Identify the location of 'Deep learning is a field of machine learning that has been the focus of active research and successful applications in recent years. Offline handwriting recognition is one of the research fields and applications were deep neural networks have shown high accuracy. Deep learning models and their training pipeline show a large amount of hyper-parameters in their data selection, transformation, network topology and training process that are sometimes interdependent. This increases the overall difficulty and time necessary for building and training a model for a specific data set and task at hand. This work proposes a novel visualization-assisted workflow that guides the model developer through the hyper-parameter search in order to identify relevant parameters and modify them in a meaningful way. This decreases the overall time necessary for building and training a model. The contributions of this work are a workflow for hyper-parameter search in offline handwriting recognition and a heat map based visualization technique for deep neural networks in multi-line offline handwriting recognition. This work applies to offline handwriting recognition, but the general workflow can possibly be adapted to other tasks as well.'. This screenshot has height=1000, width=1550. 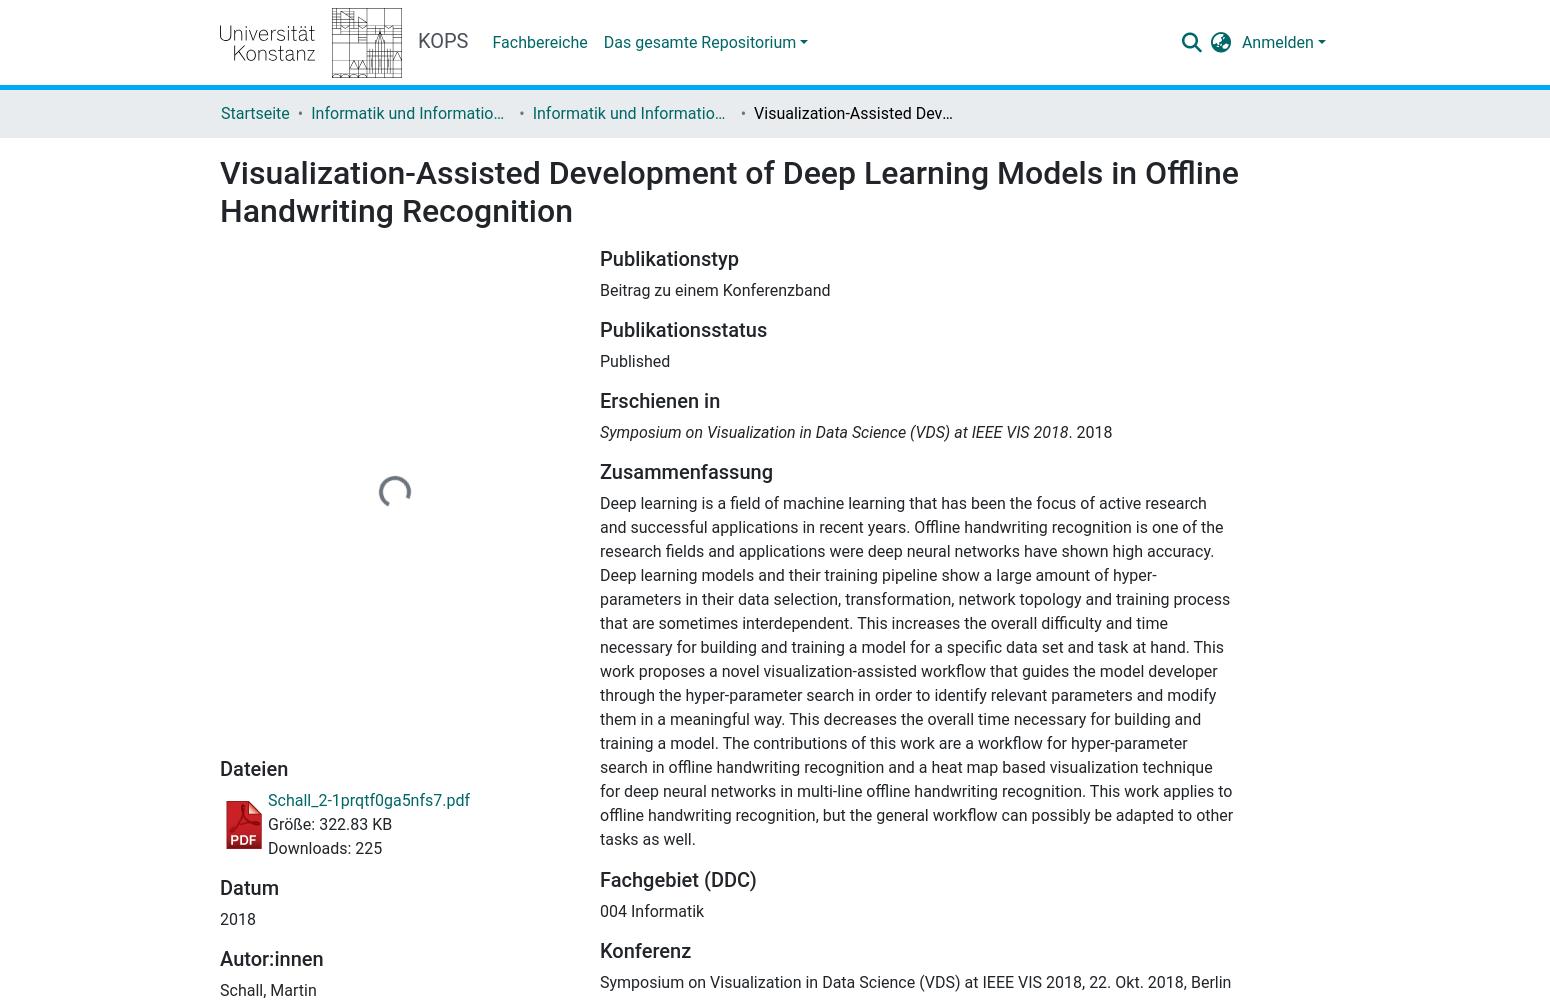
(916, 670).